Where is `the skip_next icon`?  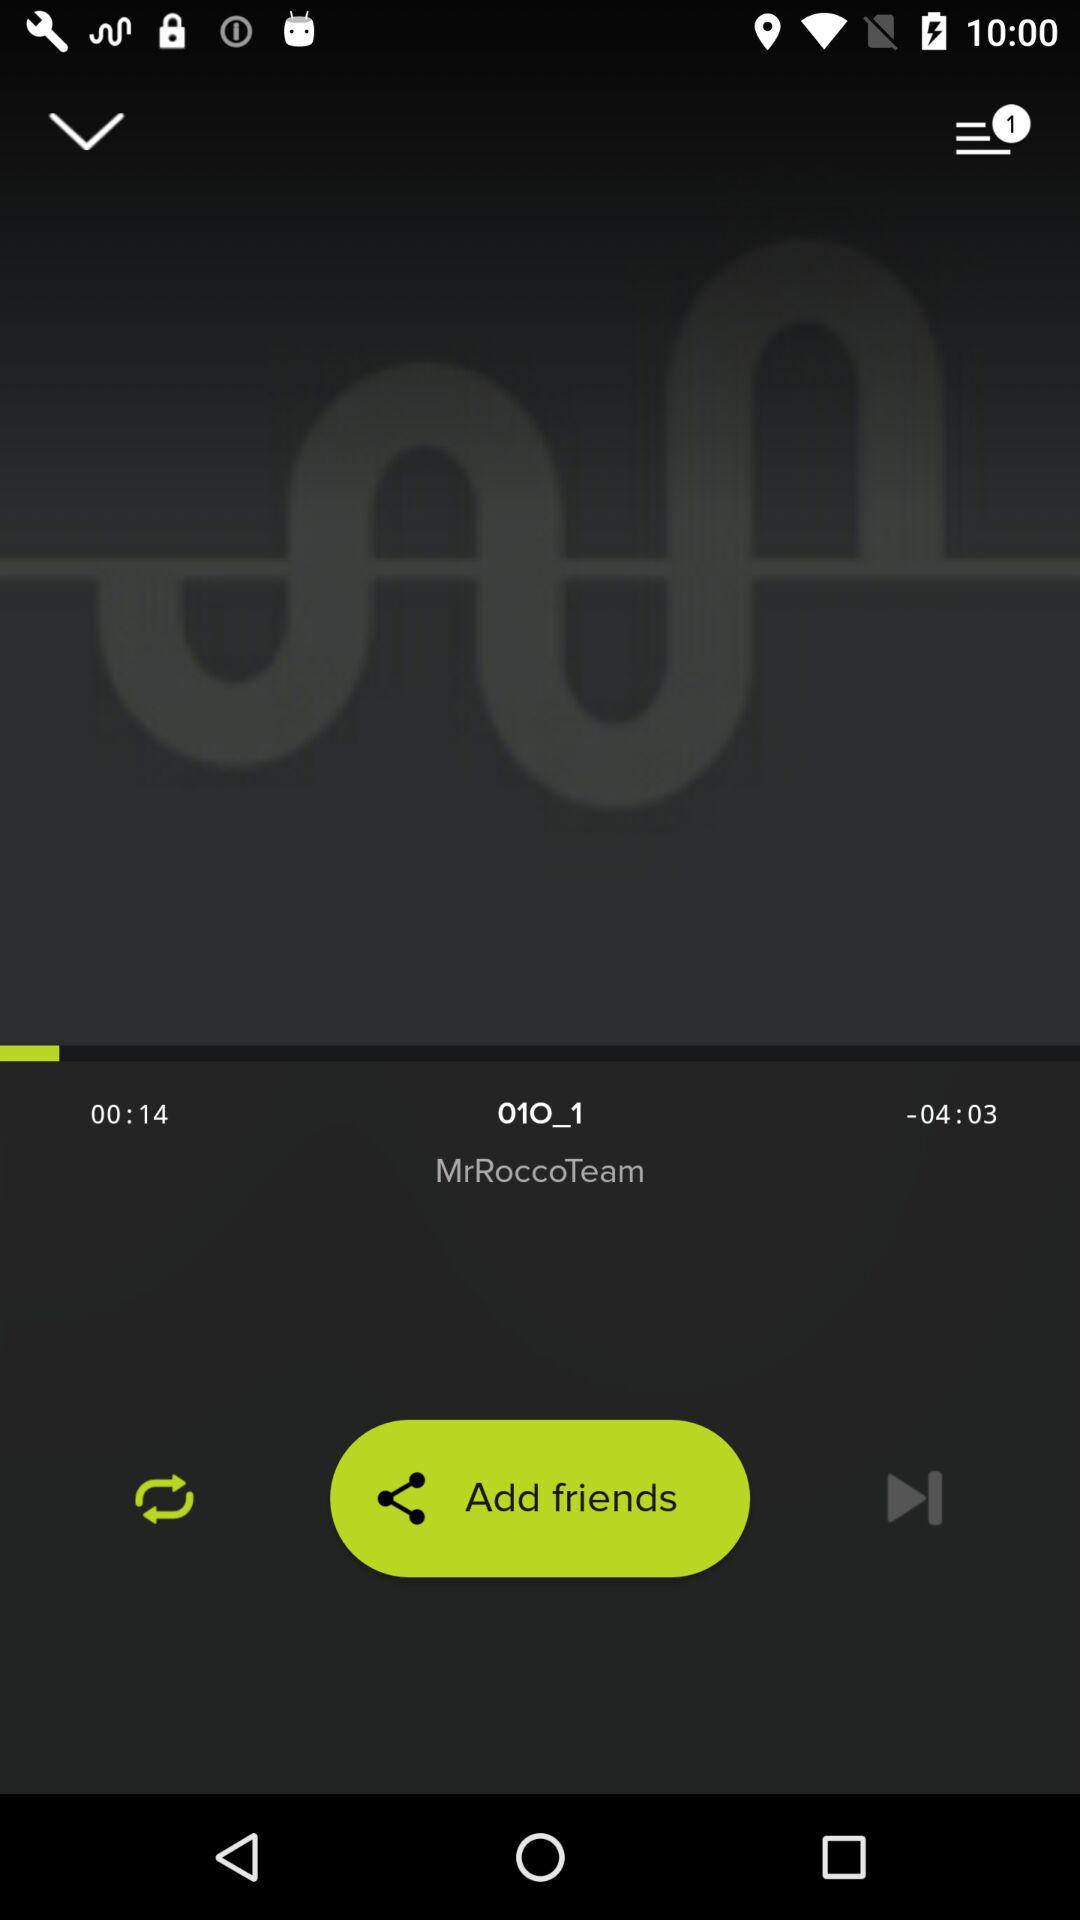 the skip_next icon is located at coordinates (914, 1498).